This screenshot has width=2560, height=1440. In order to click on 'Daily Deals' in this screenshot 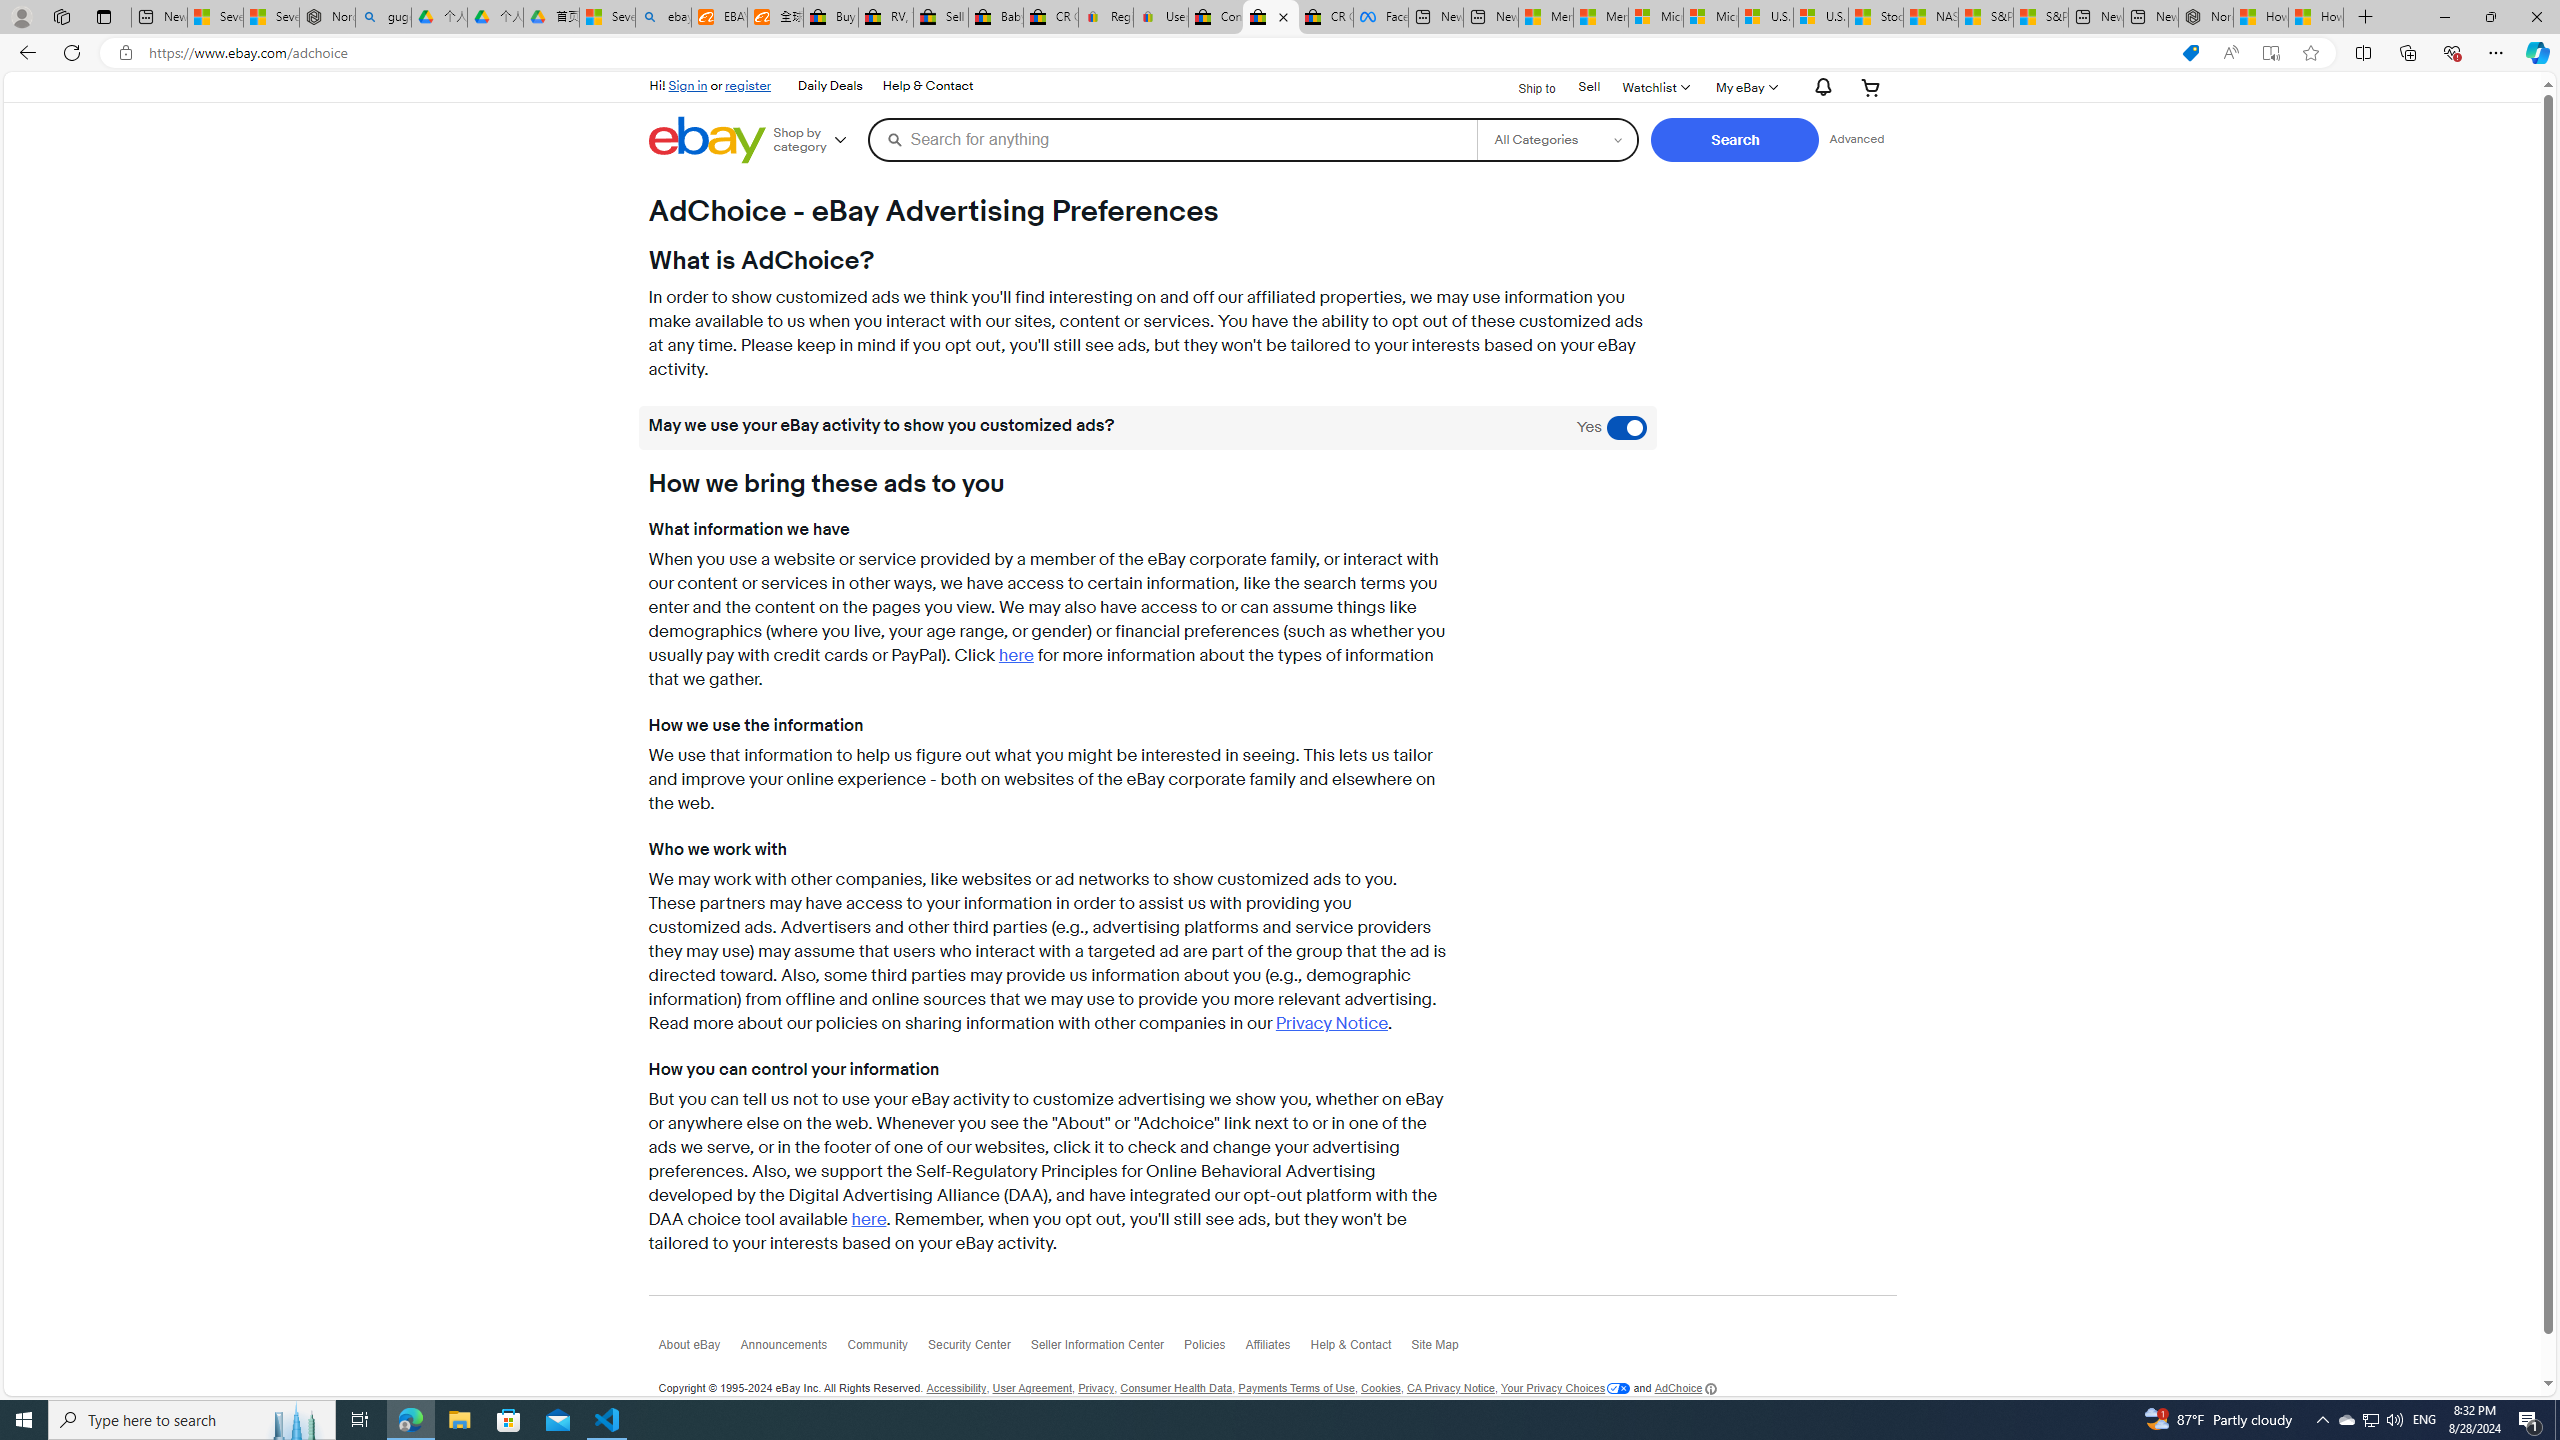, I will do `click(829, 87)`.